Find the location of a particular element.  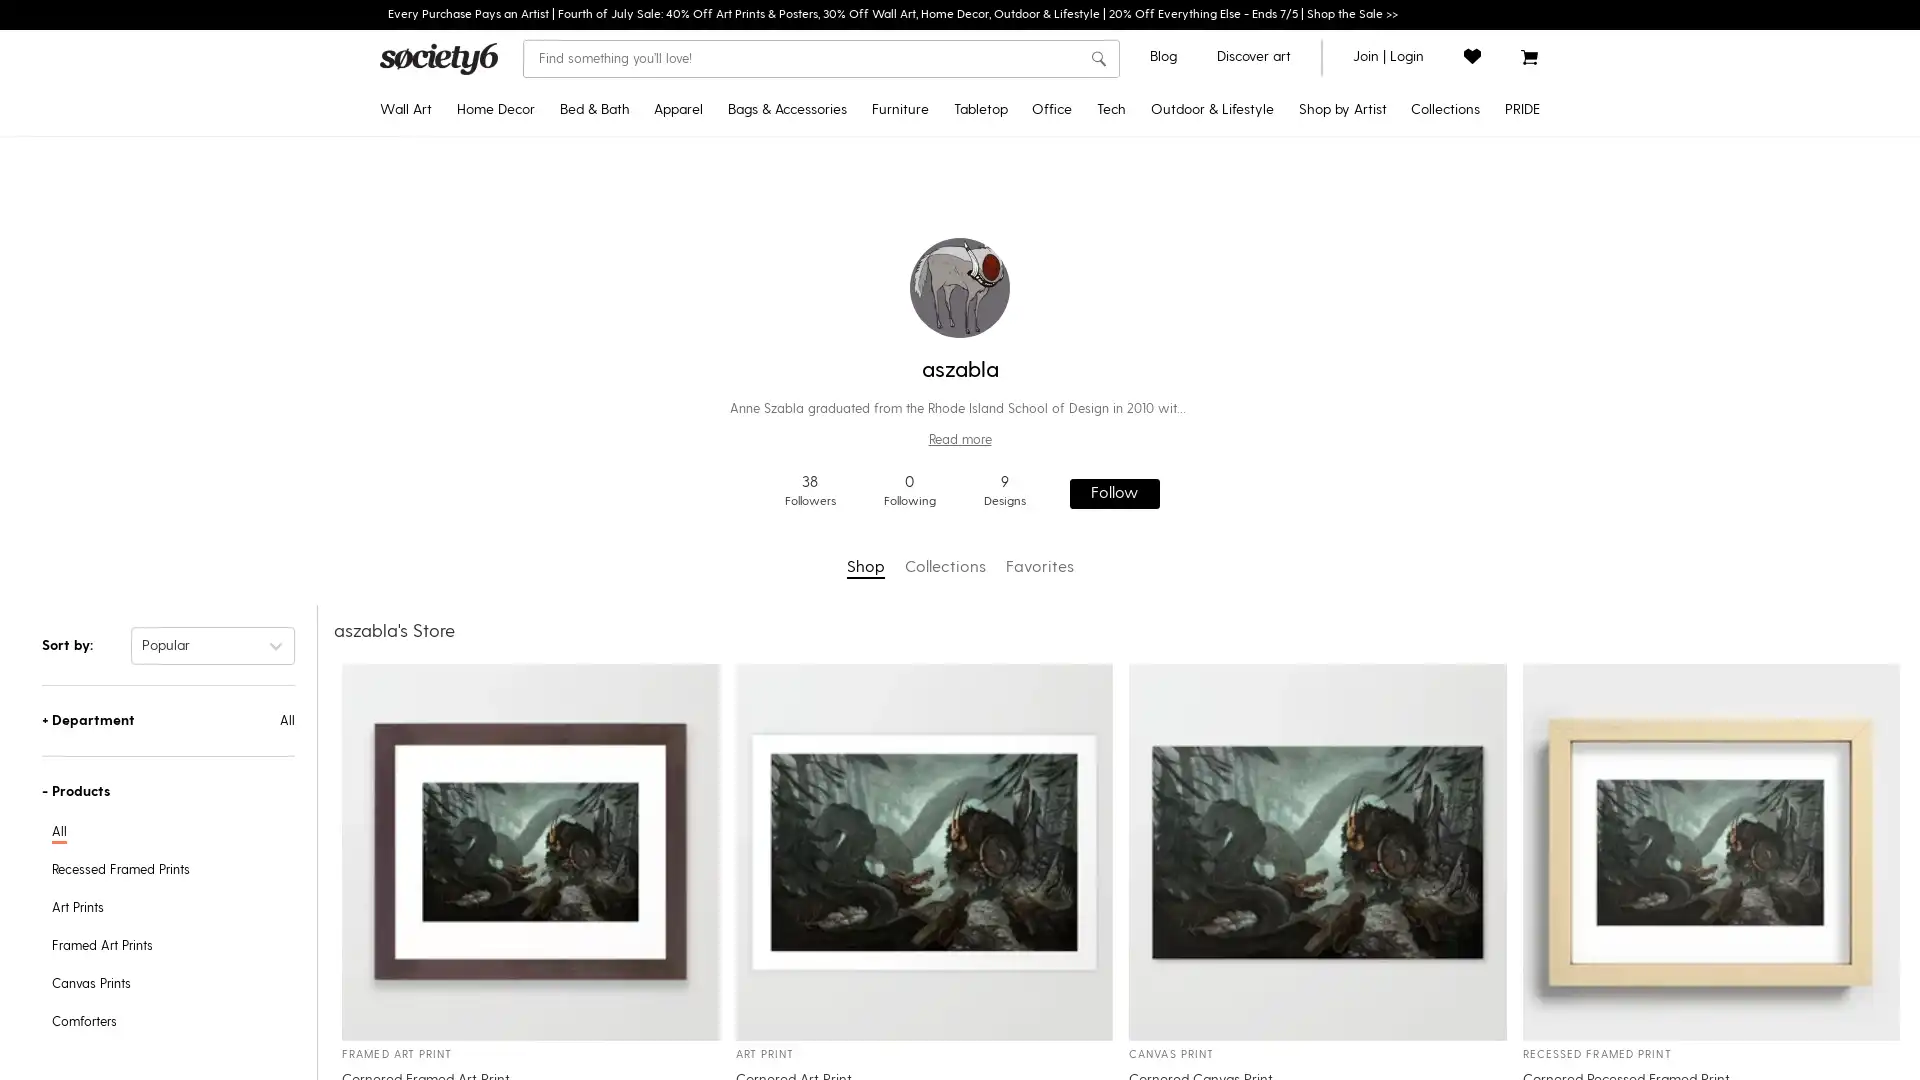

Placemats is located at coordinates (1017, 289).